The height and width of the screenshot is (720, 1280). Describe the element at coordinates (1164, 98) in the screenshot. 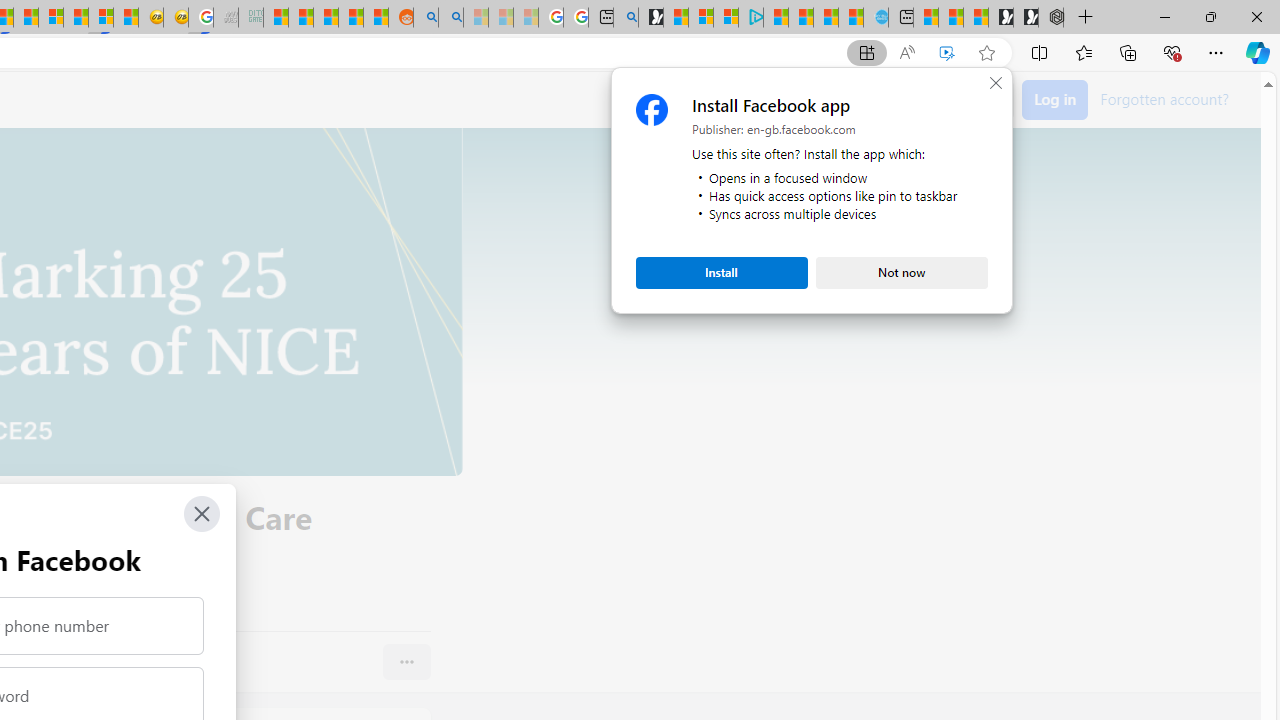

I see `'Forgotten account?'` at that location.